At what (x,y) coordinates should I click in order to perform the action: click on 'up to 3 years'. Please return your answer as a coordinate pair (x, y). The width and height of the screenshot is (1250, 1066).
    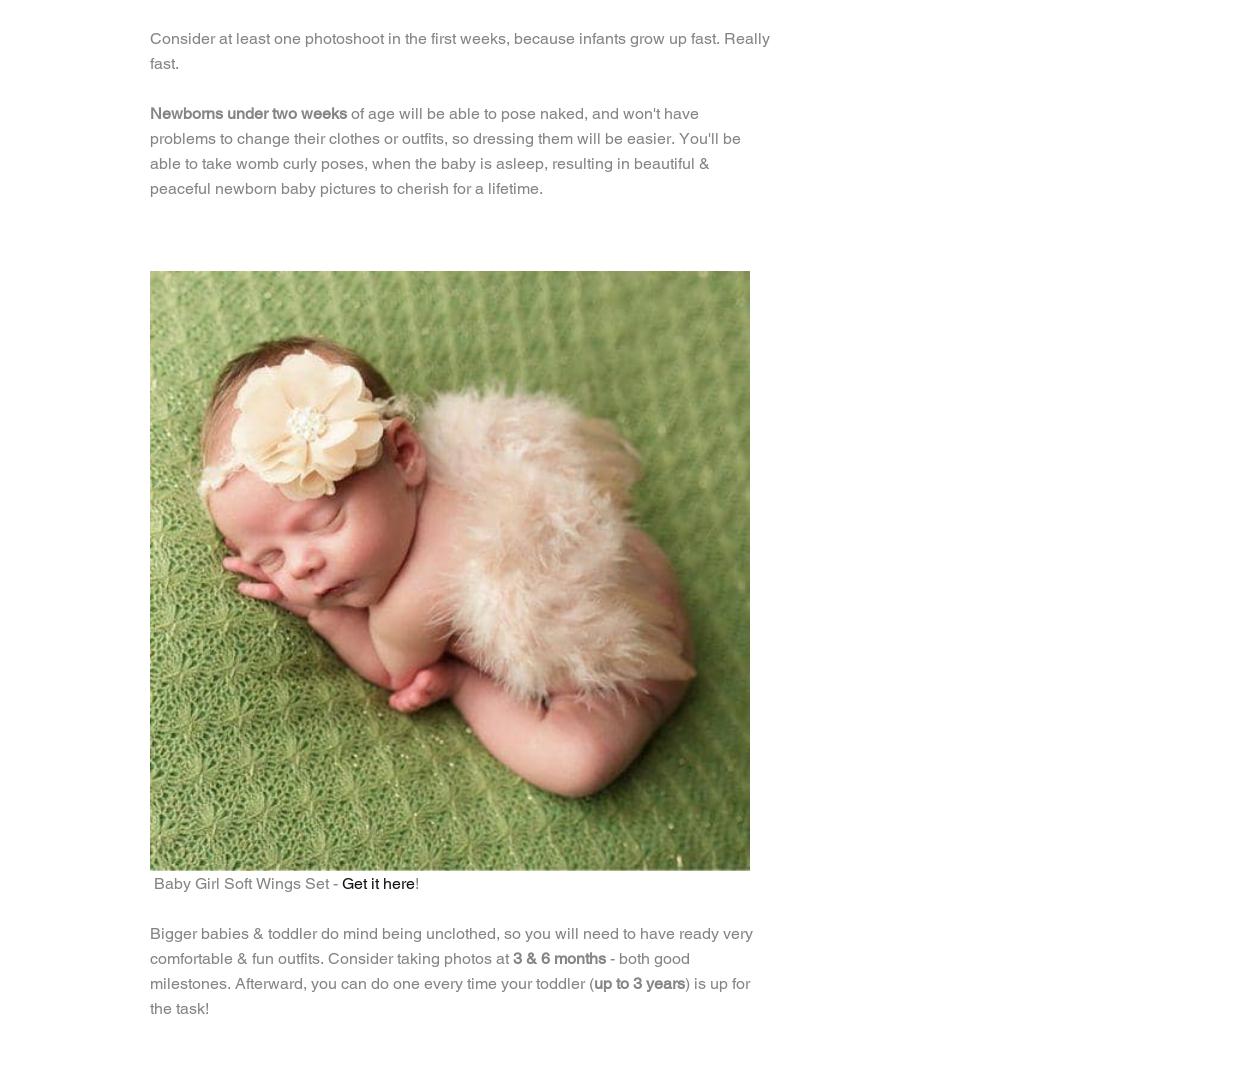
    Looking at the image, I should click on (639, 983).